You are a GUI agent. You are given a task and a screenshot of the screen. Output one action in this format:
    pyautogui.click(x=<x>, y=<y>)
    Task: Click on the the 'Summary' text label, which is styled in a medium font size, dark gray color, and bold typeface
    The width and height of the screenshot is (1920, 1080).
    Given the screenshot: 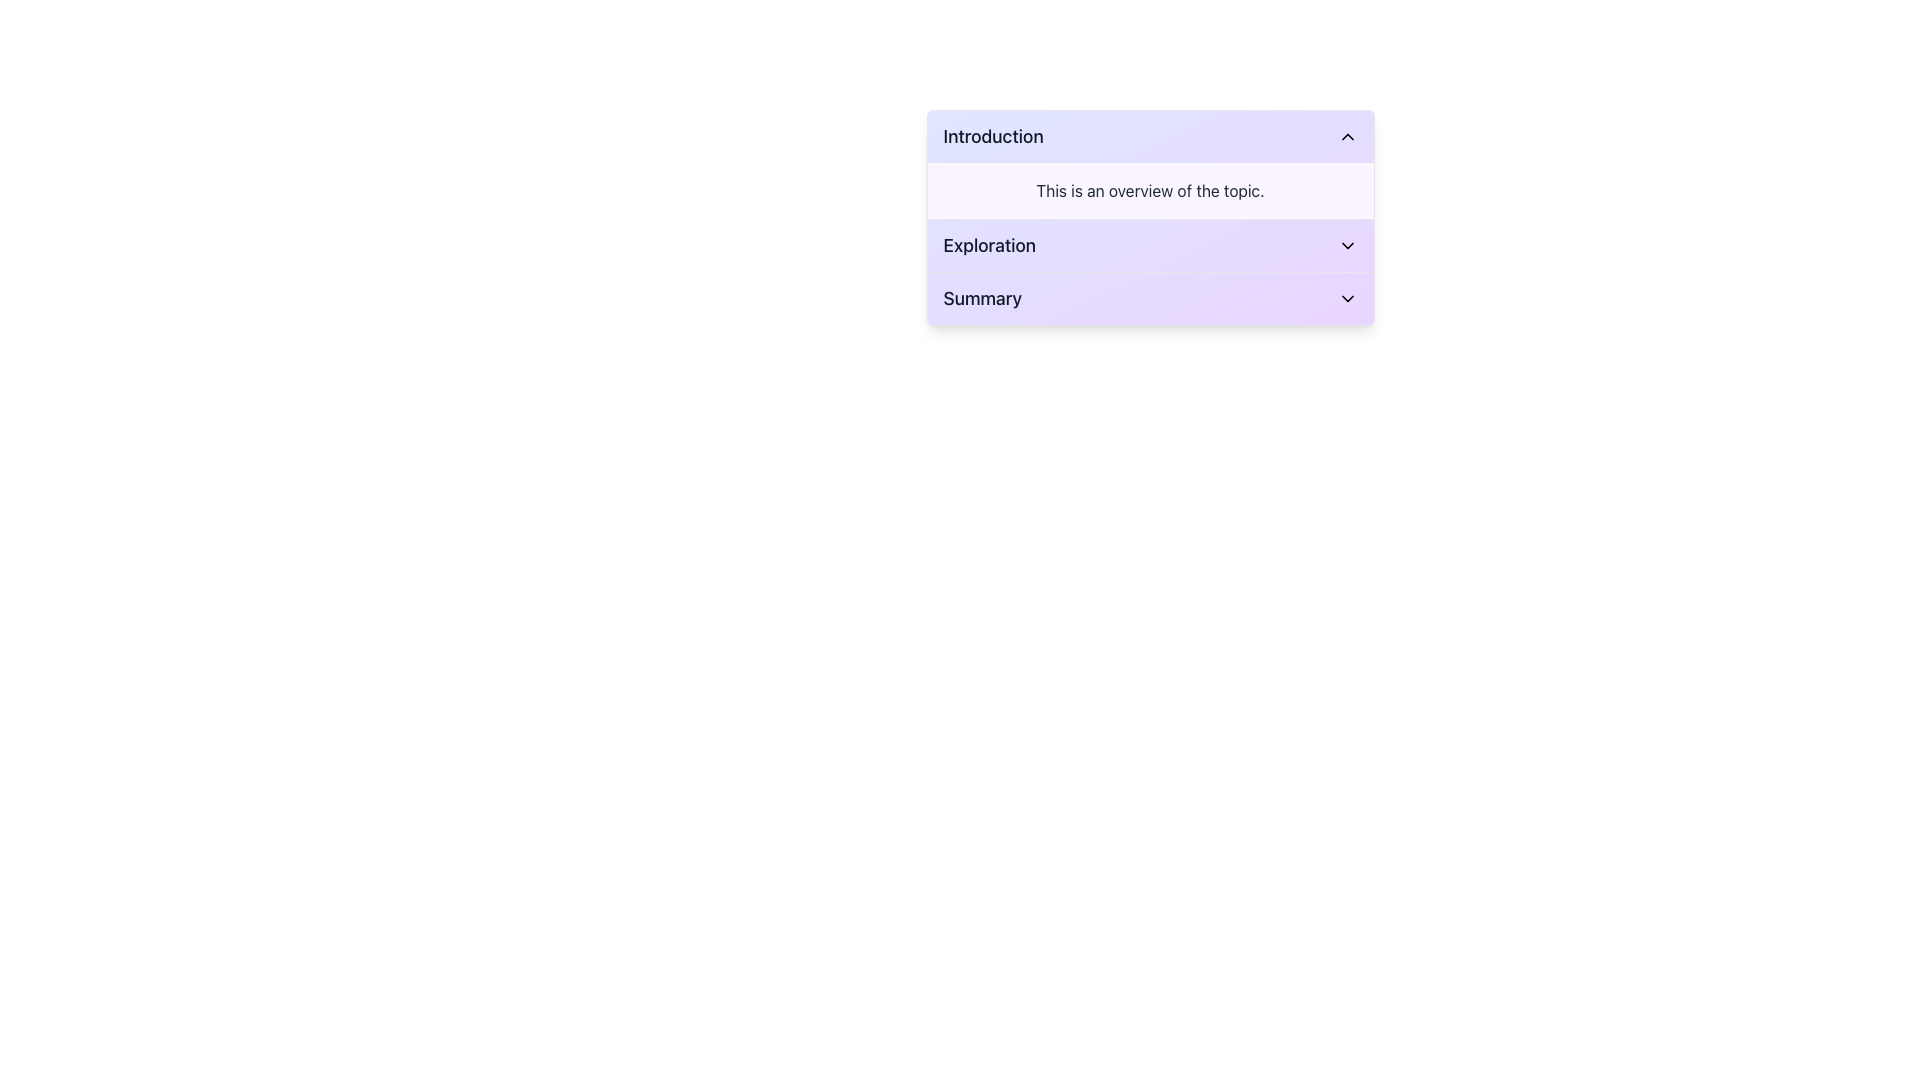 What is the action you would take?
    pyautogui.click(x=982, y=299)
    